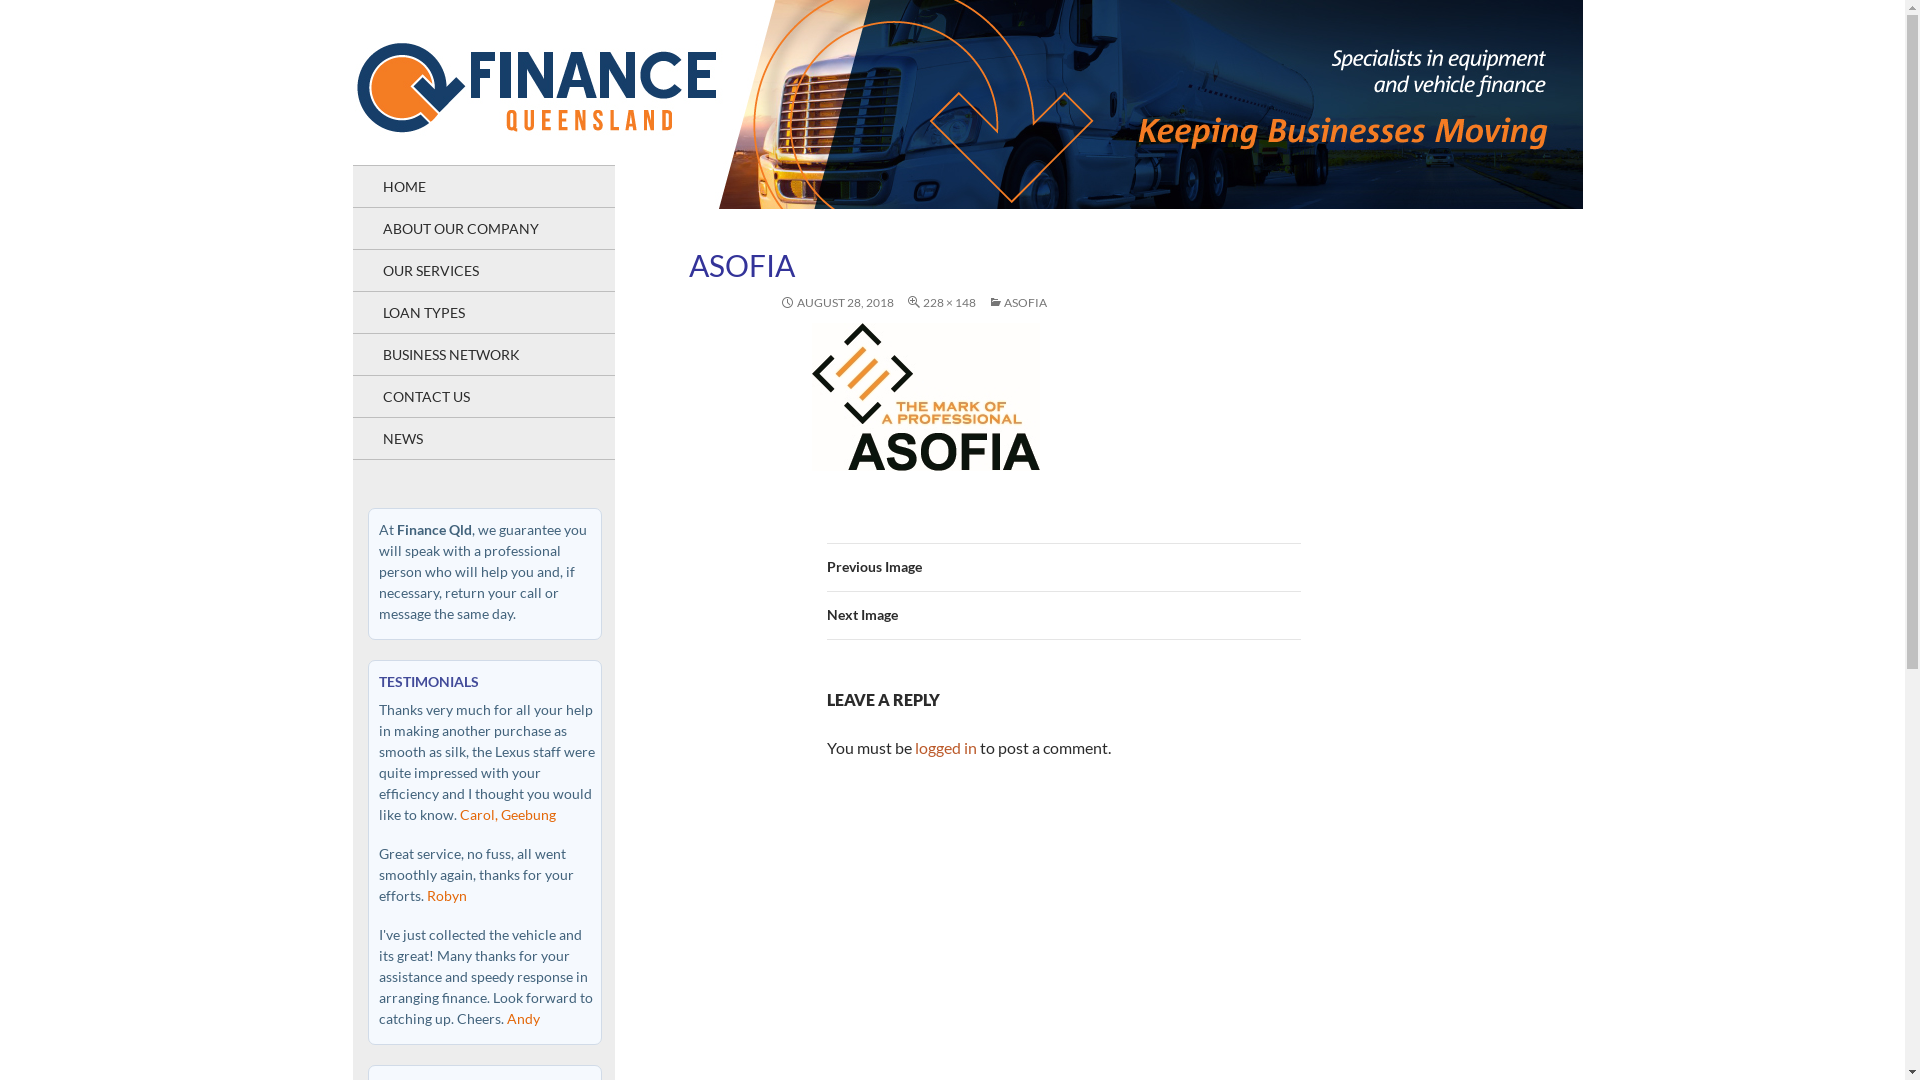 The width and height of the screenshot is (1920, 1080). Describe the element at coordinates (483, 227) in the screenshot. I see `'ABOUT OUR COMPANY'` at that location.